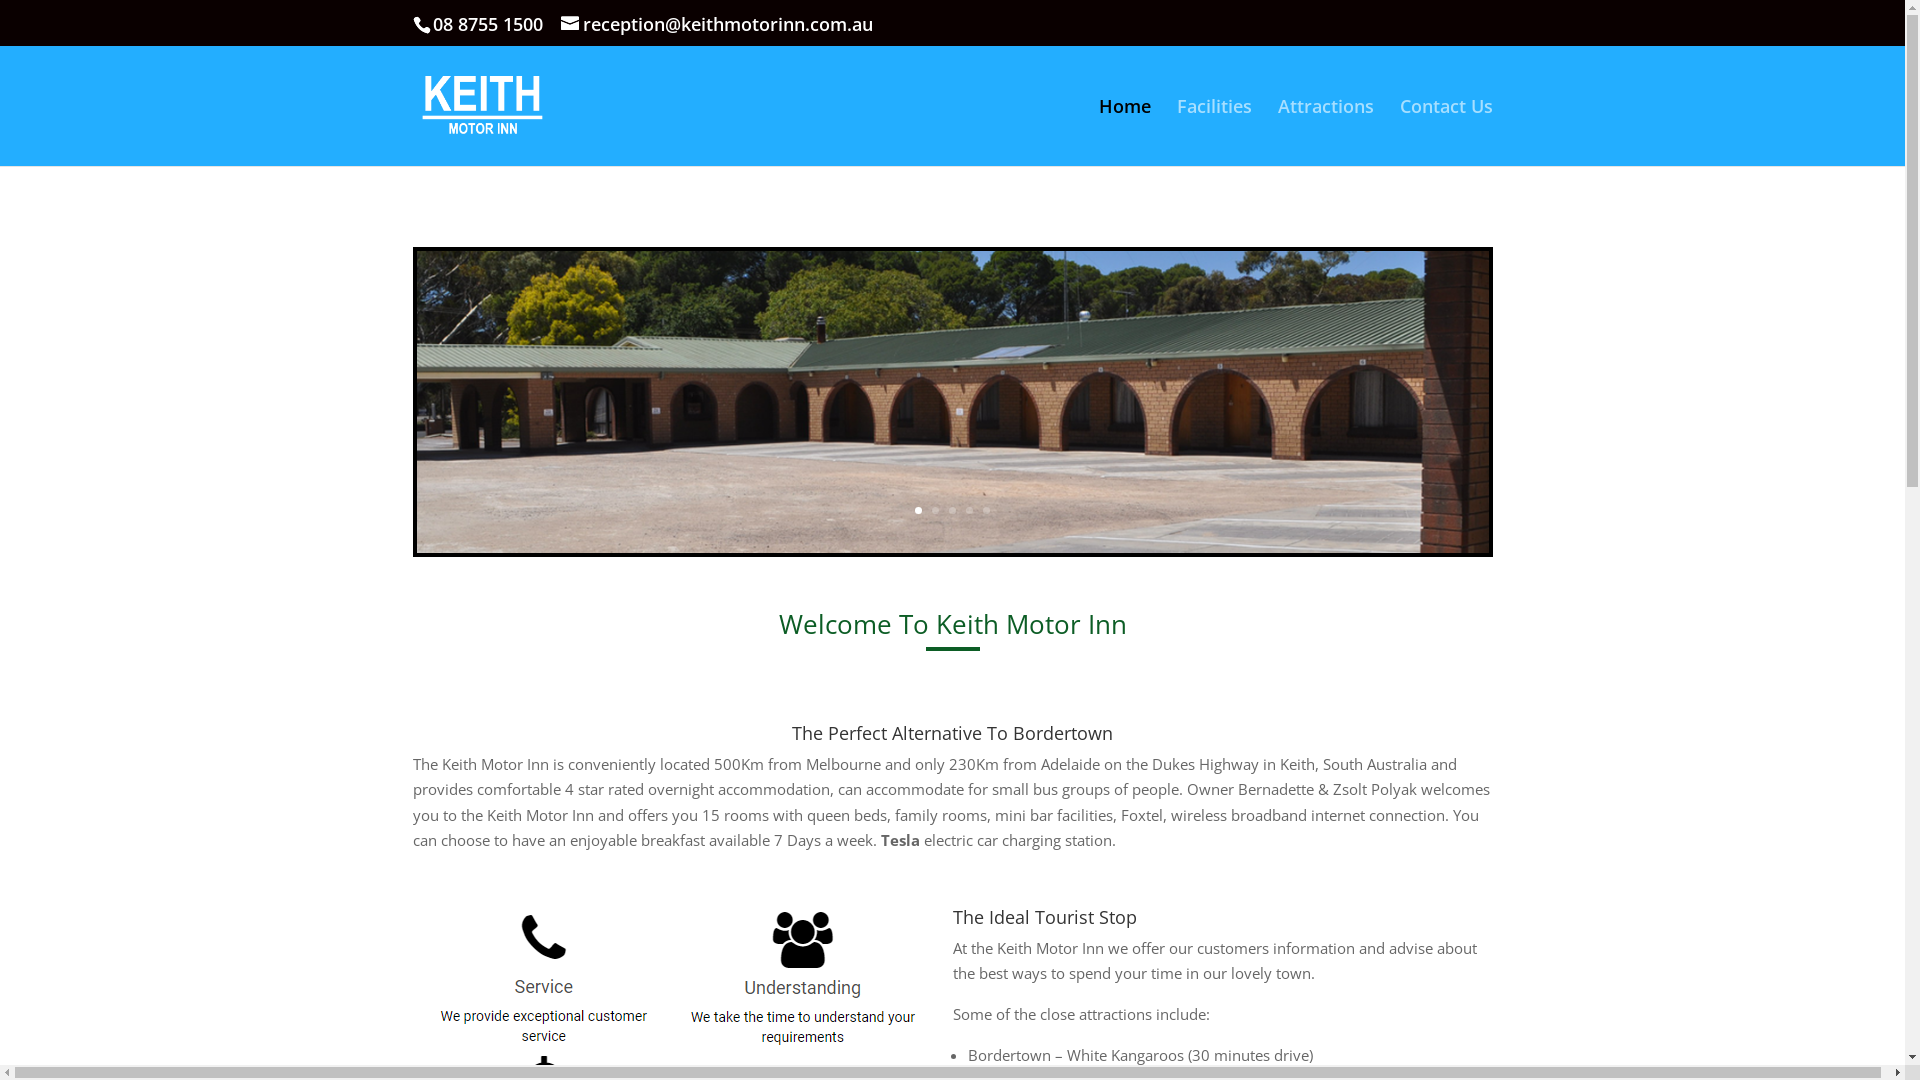  What do you see at coordinates (1399, 132) in the screenshot?
I see `'Contact Us'` at bounding box center [1399, 132].